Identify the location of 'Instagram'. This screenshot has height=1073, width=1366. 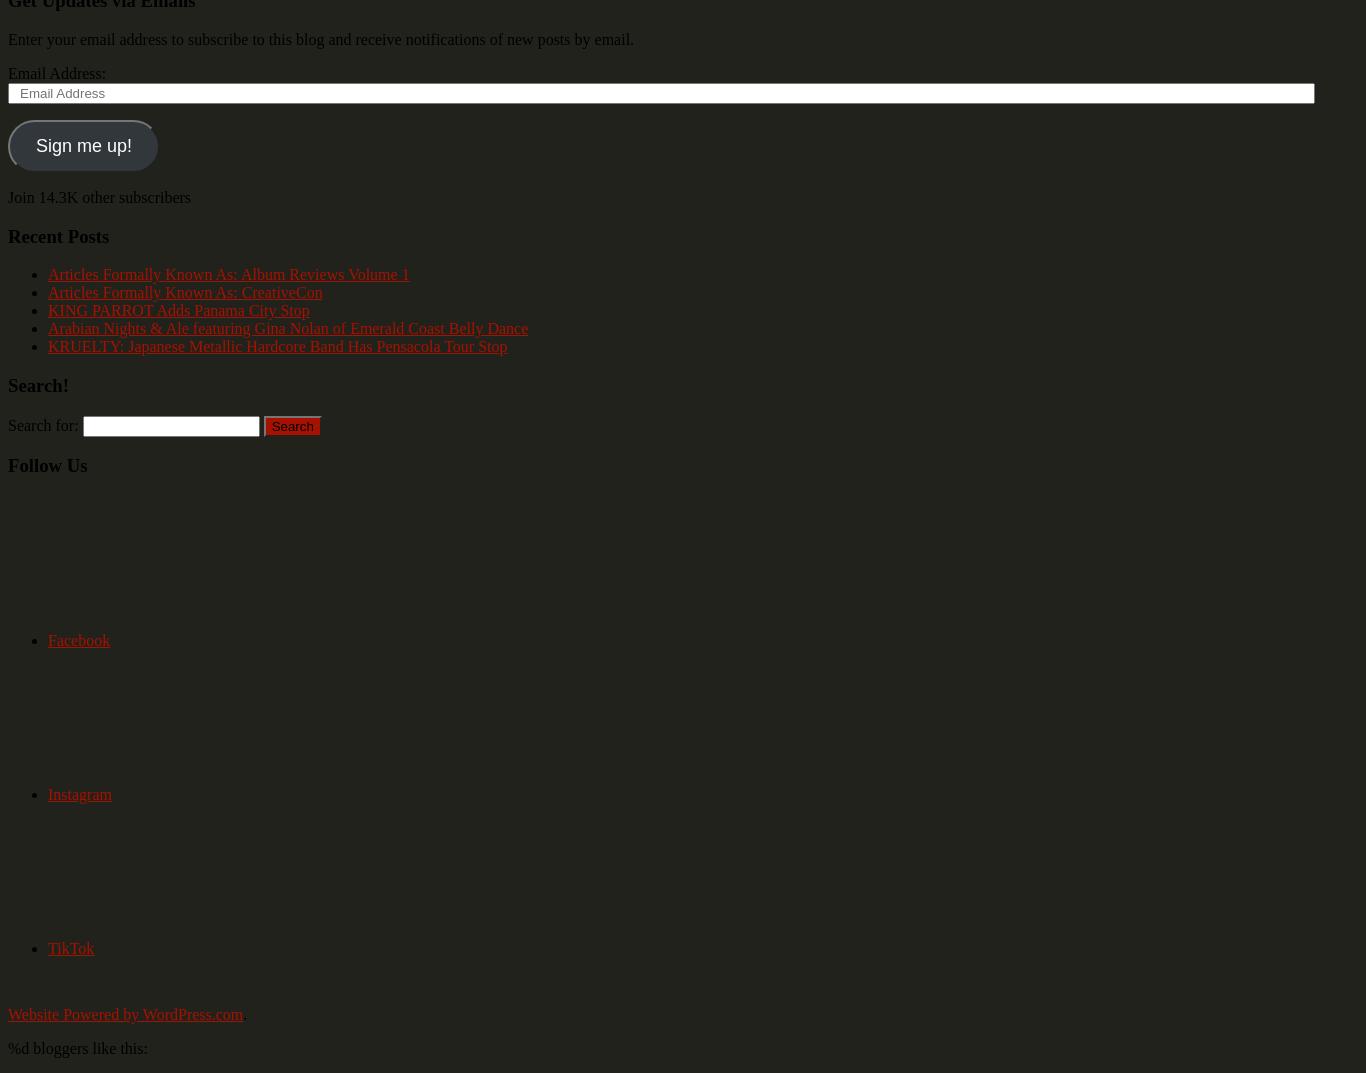
(79, 794).